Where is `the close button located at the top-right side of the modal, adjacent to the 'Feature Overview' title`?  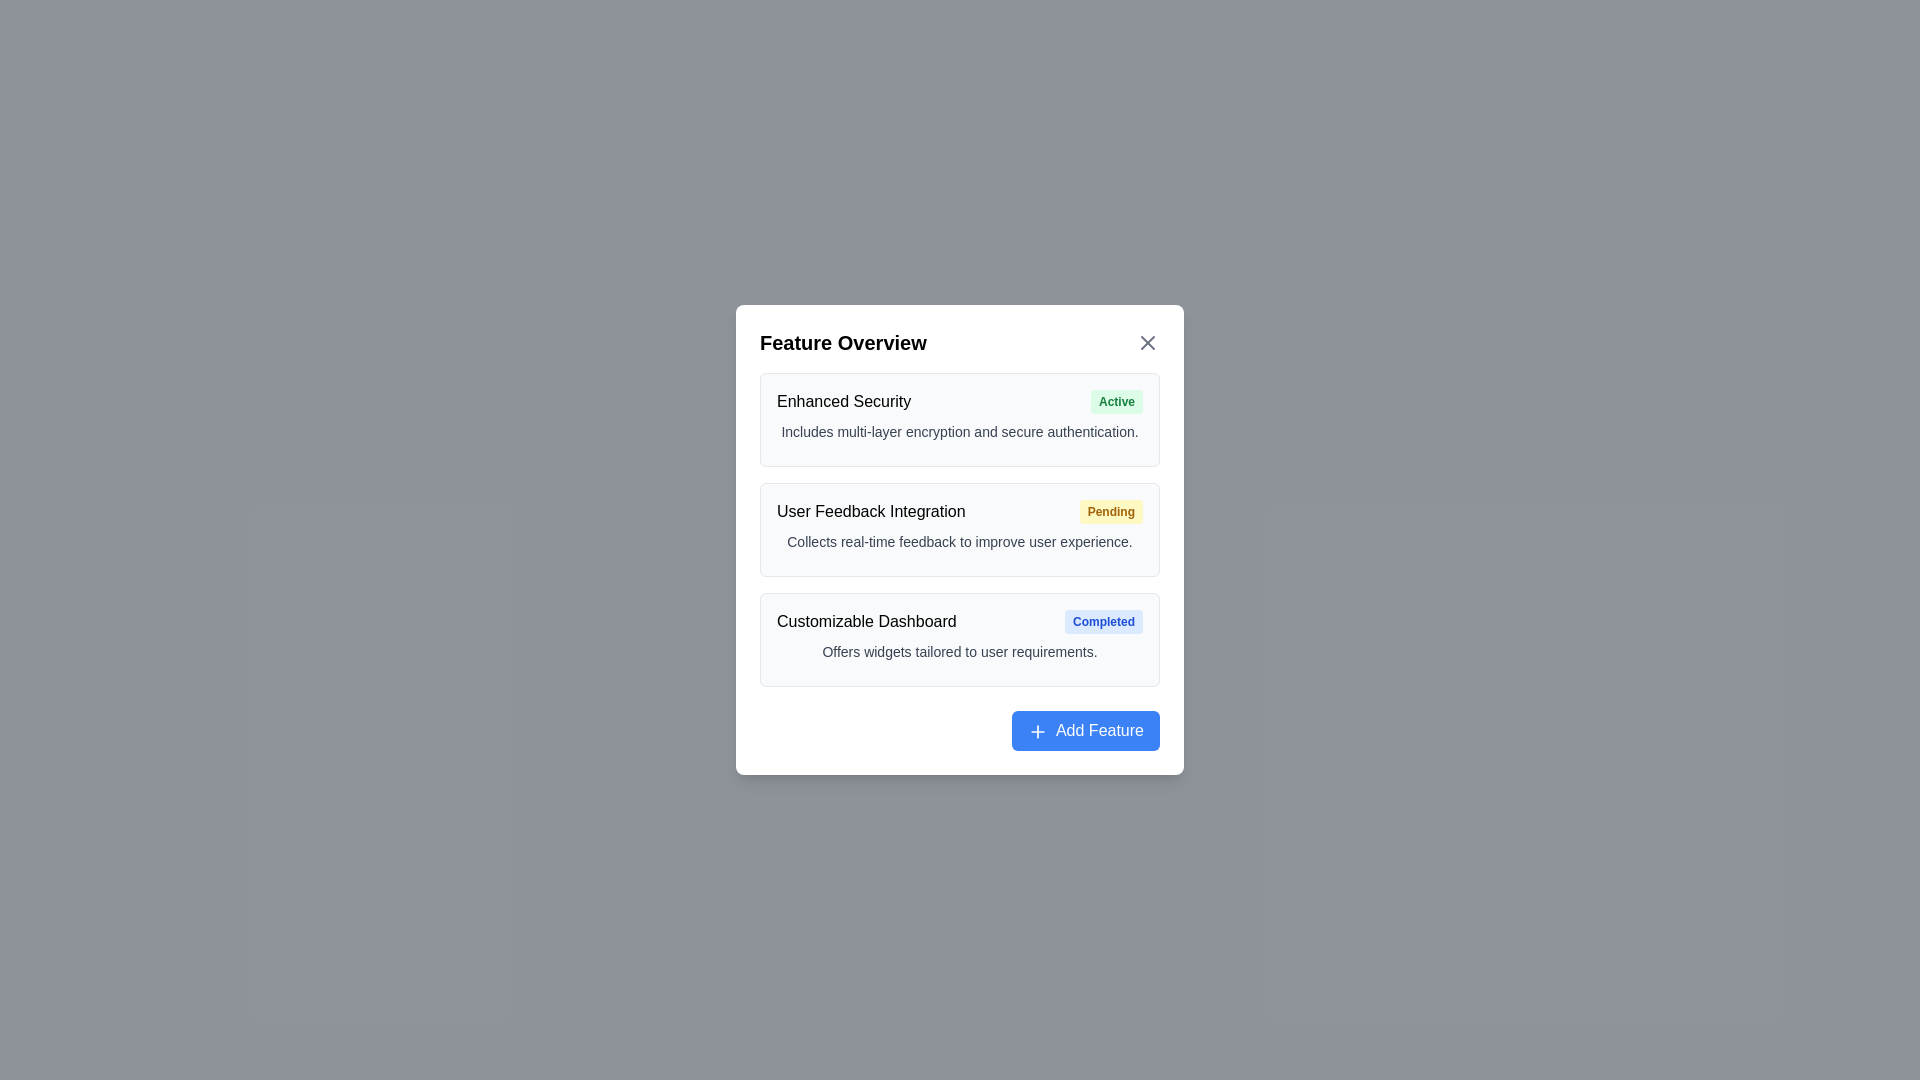 the close button located at the top-right side of the modal, adjacent to the 'Feature Overview' title is located at coordinates (1147, 342).